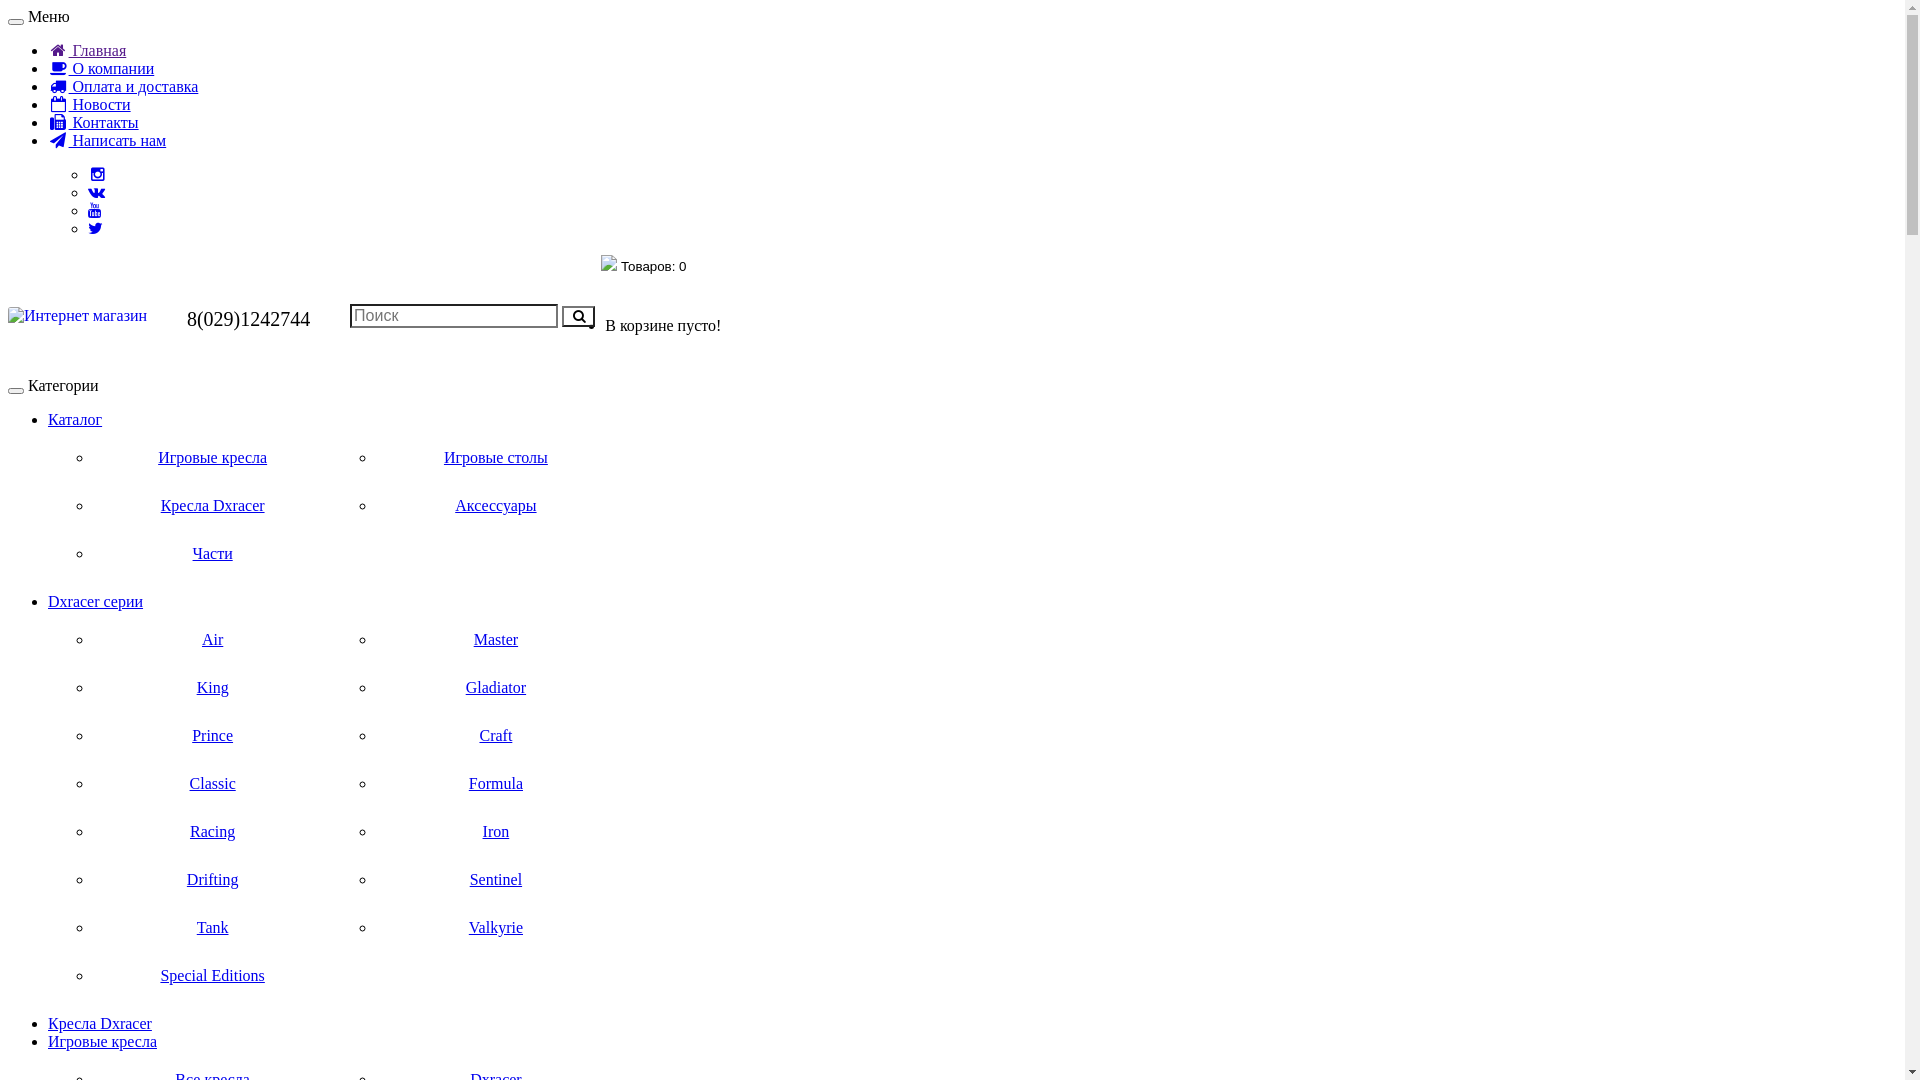 This screenshot has height=1080, width=1920. Describe the element at coordinates (495, 832) in the screenshot. I see `'Iron'` at that location.